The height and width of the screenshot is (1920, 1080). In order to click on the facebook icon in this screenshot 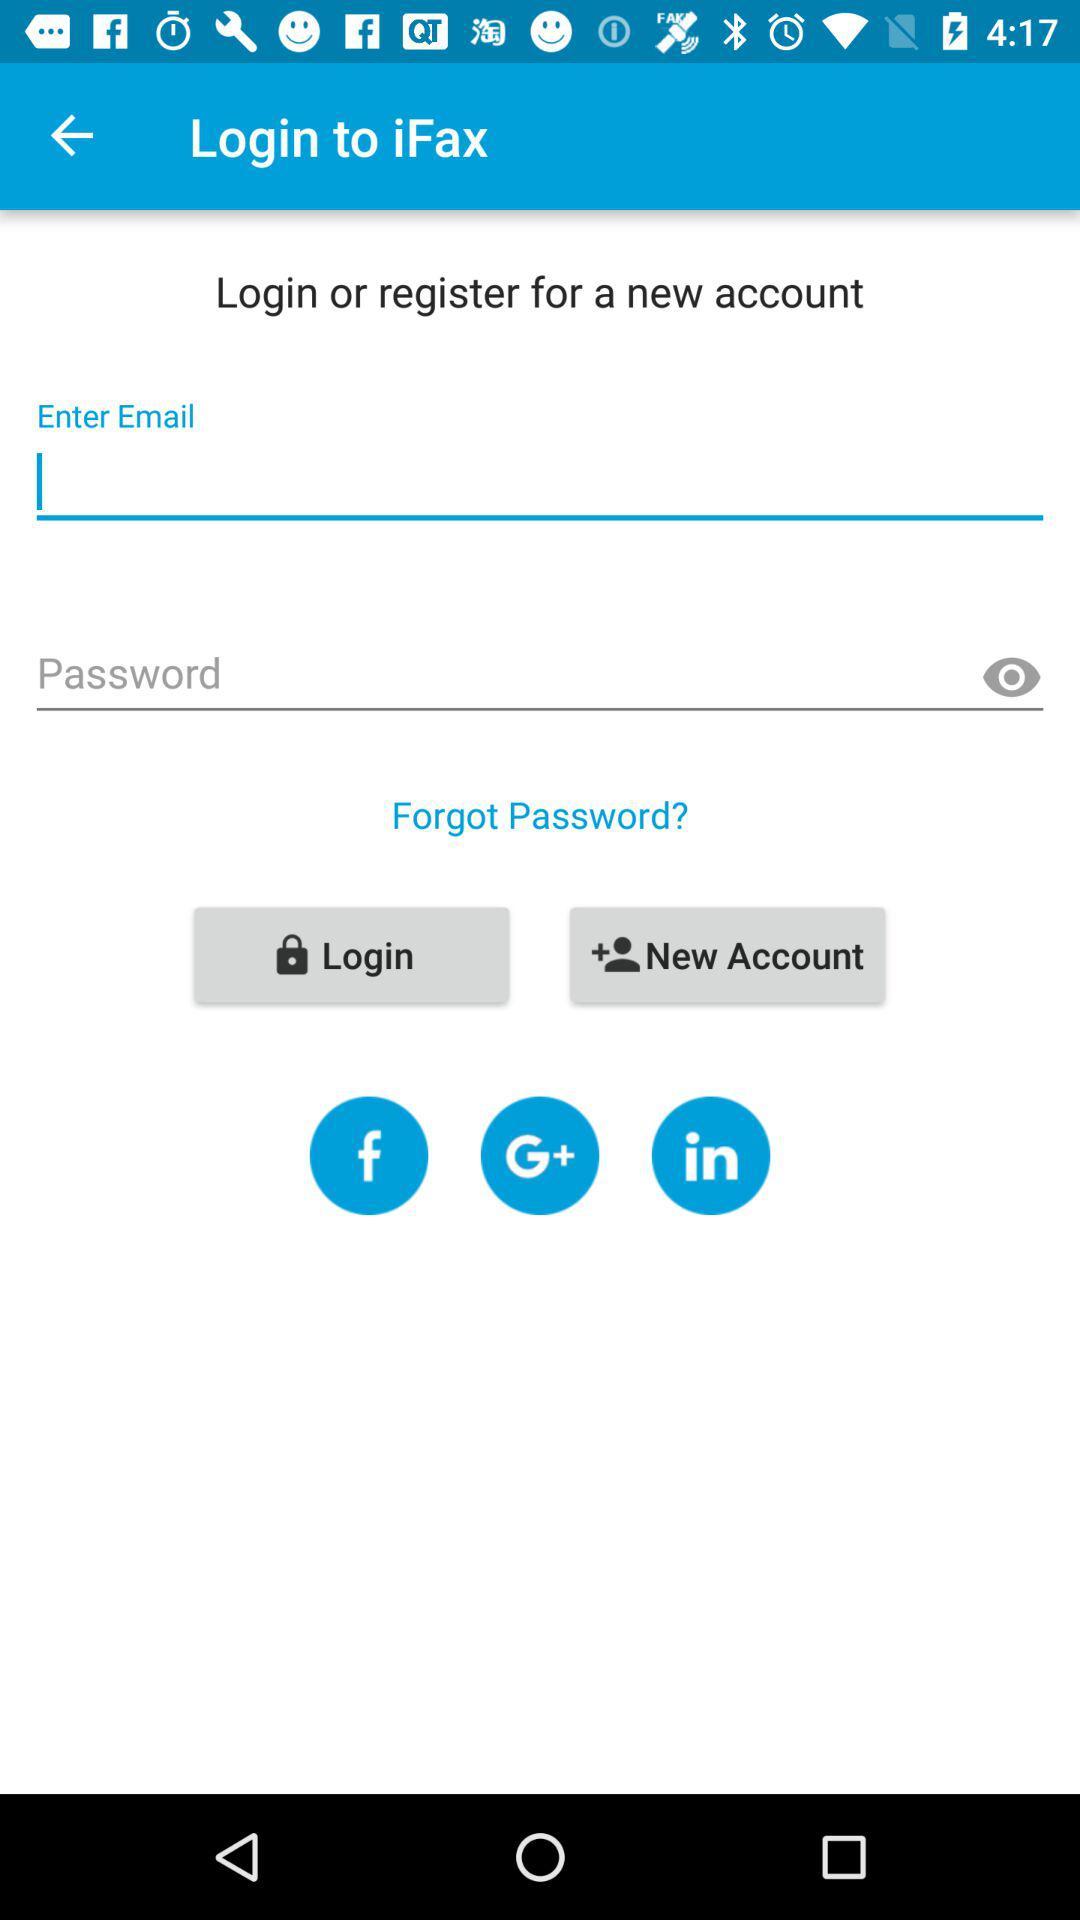, I will do `click(369, 1155)`.